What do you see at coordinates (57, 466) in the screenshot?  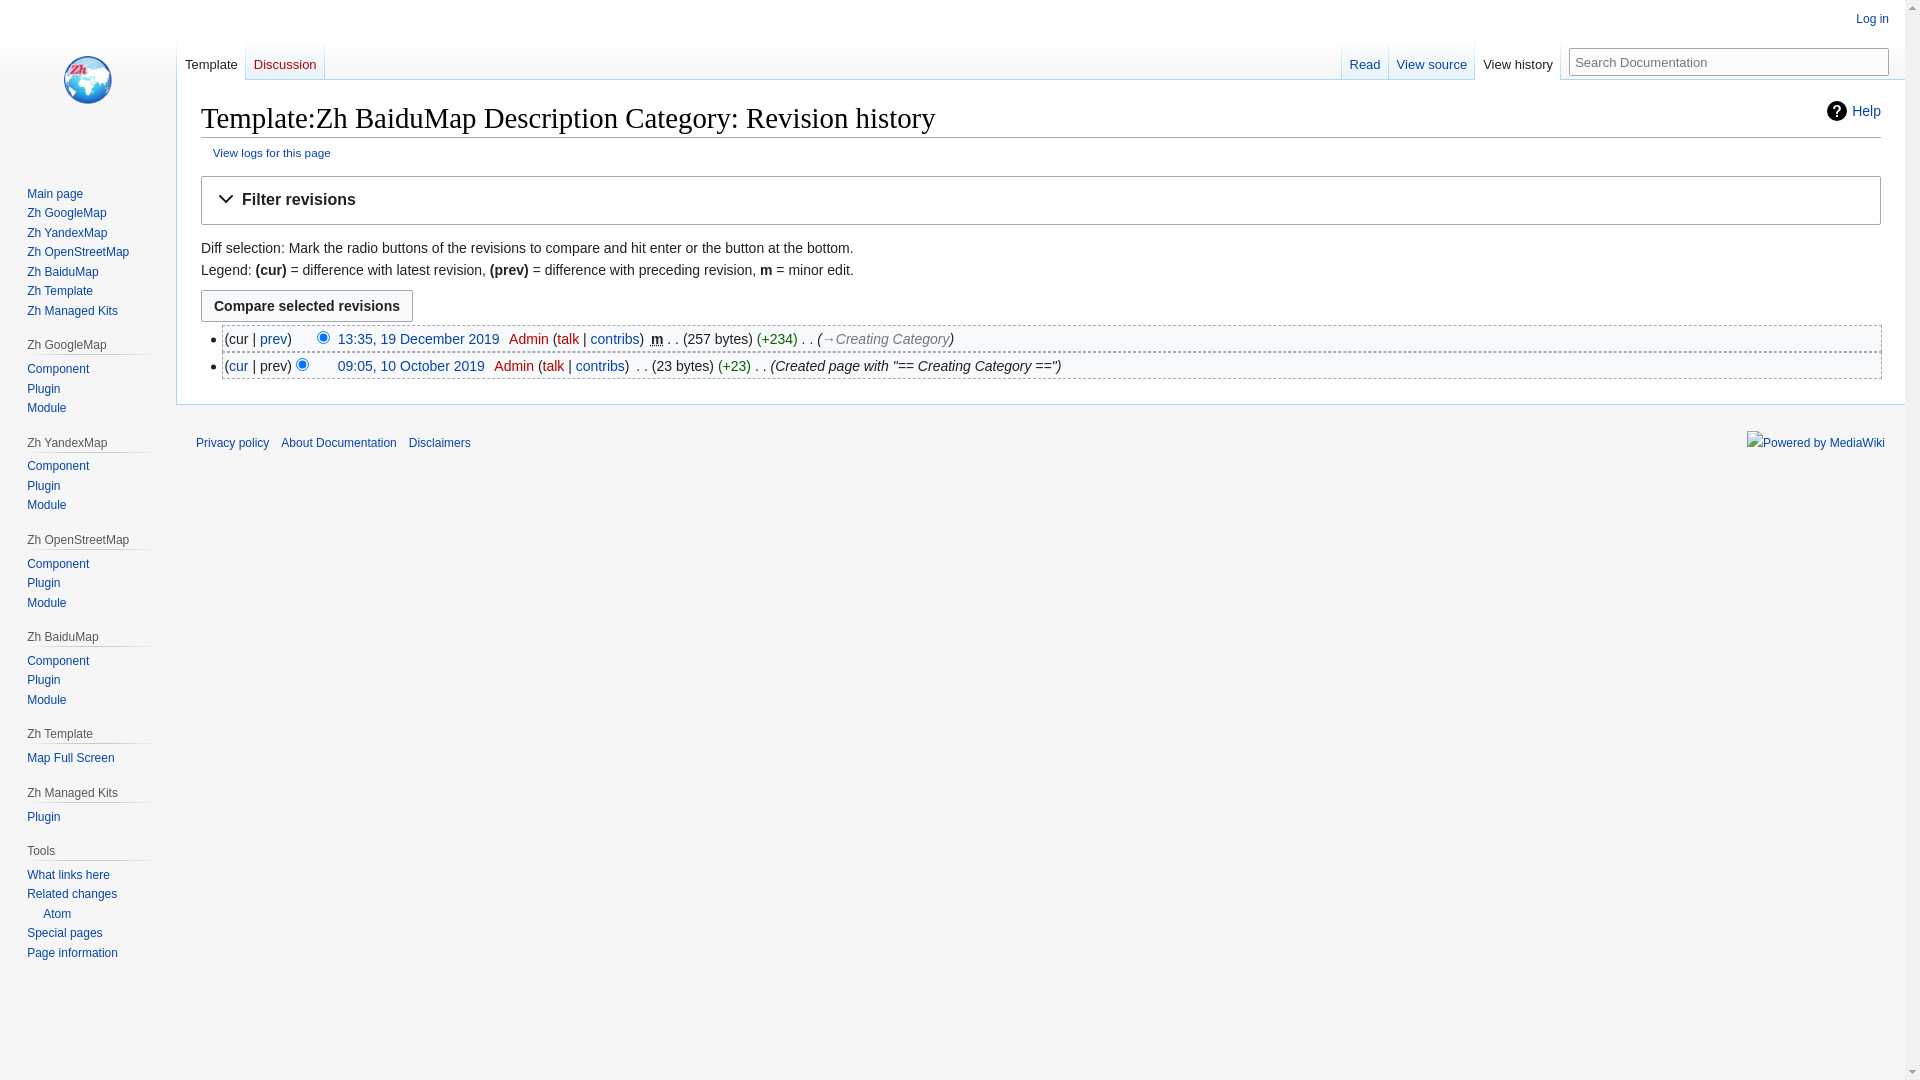 I see `'Component'` at bounding box center [57, 466].